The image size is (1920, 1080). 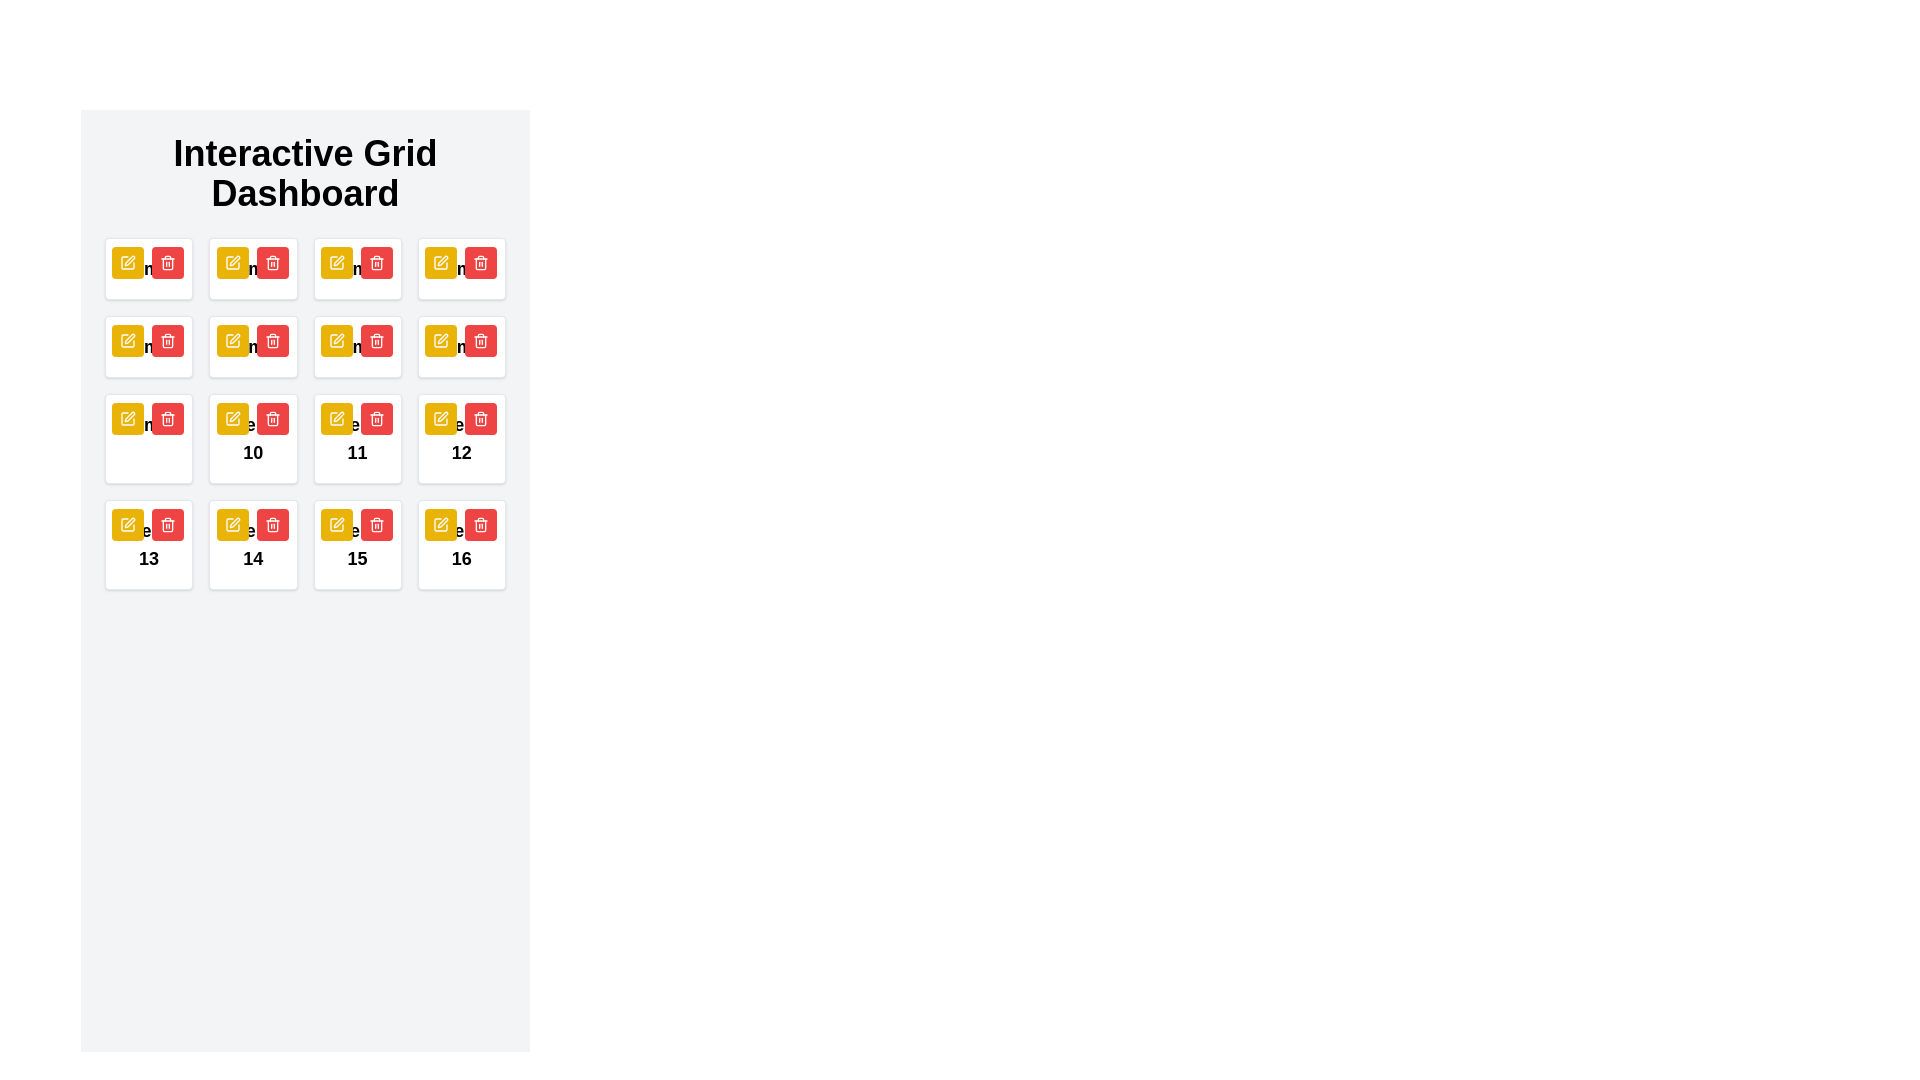 What do you see at coordinates (441, 260) in the screenshot?
I see `the edit icon located in the top-right region of the grid layout, specifically above the delete button on the right side of the product card` at bounding box center [441, 260].